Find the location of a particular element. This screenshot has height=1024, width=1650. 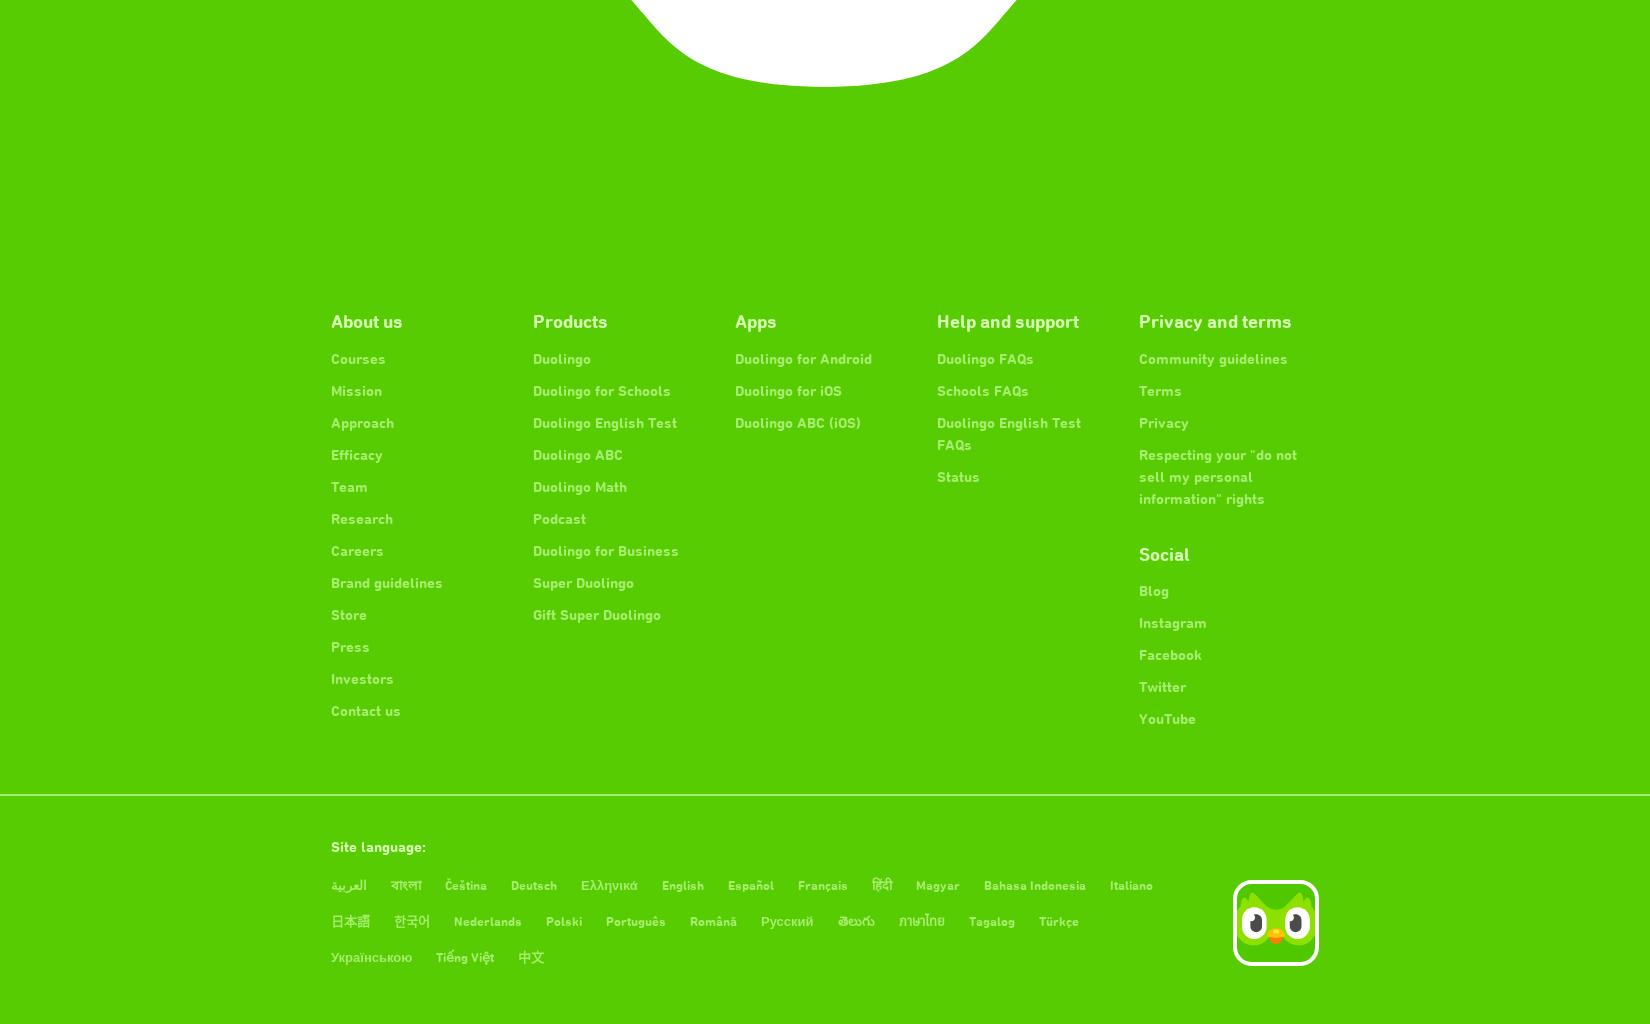

'Nederlands' is located at coordinates (487, 920).